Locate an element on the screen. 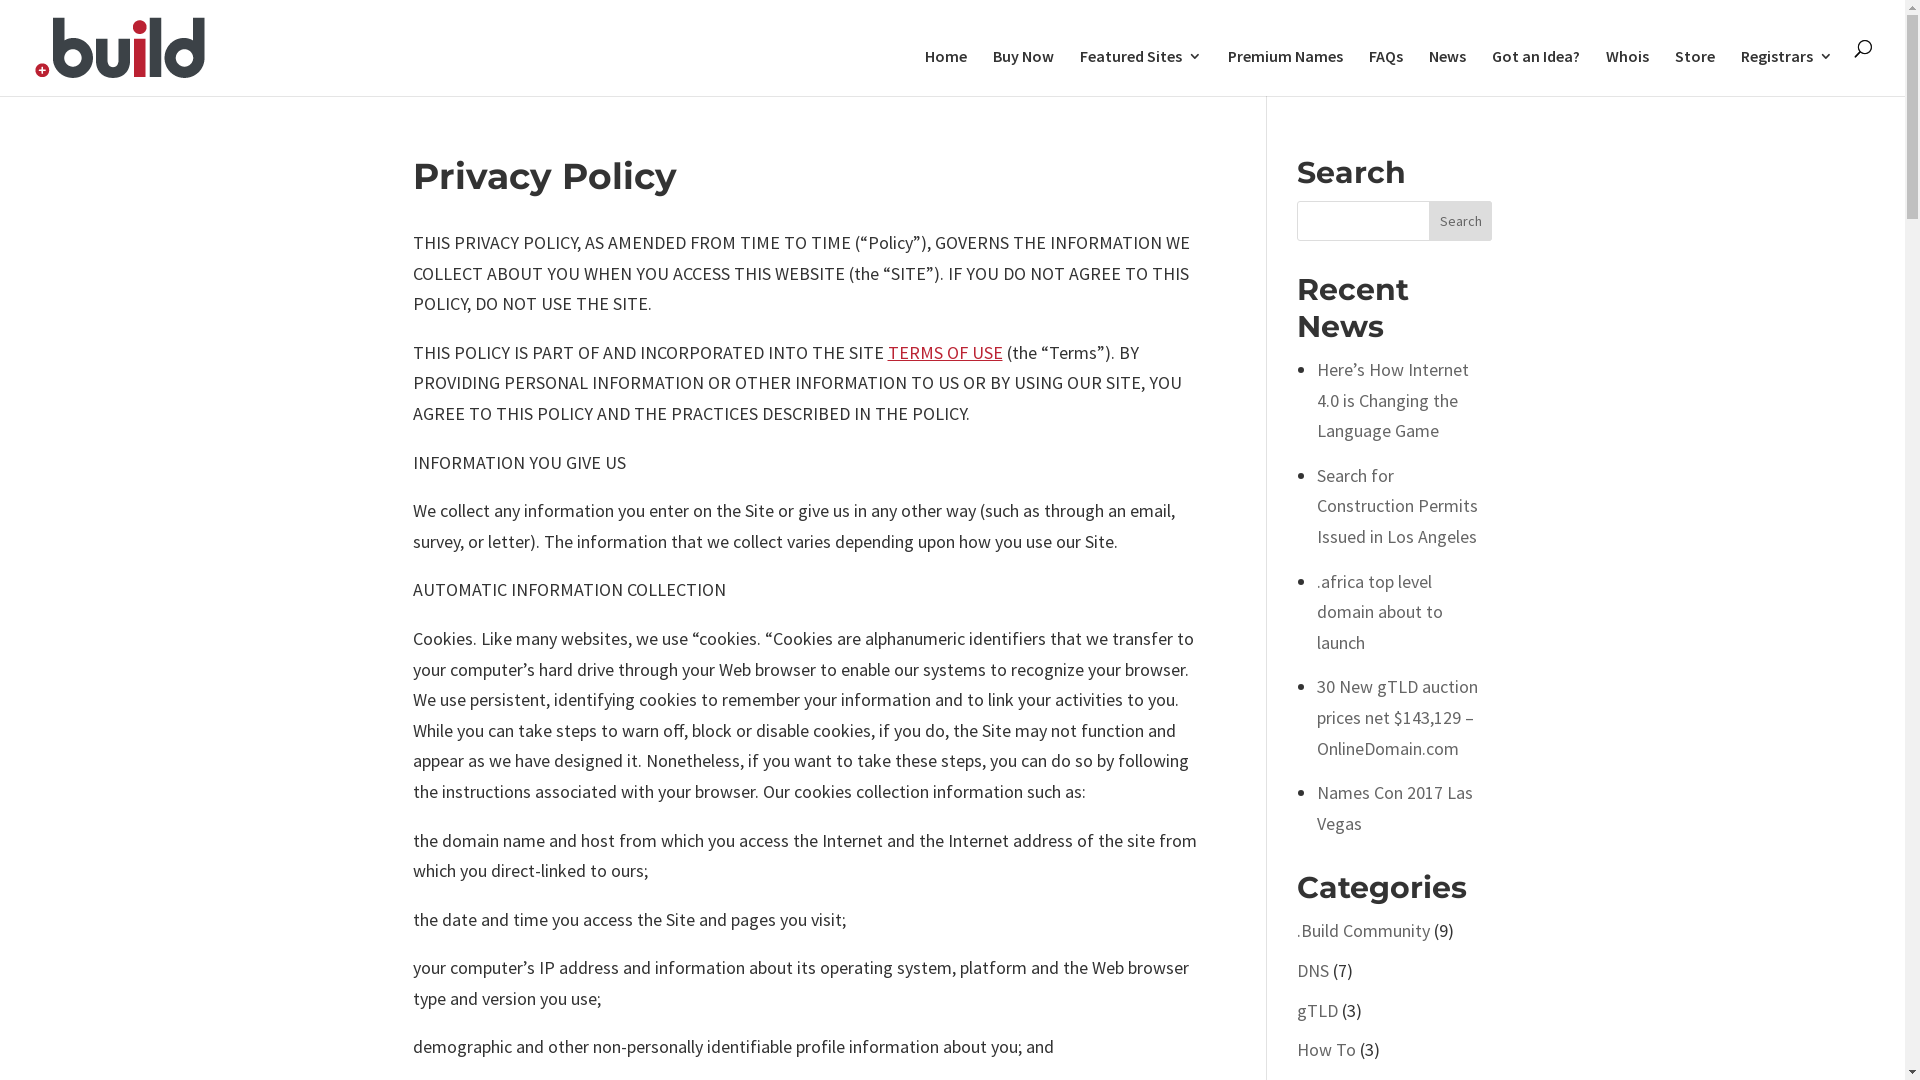  'gTLD' is located at coordinates (1317, 1009).